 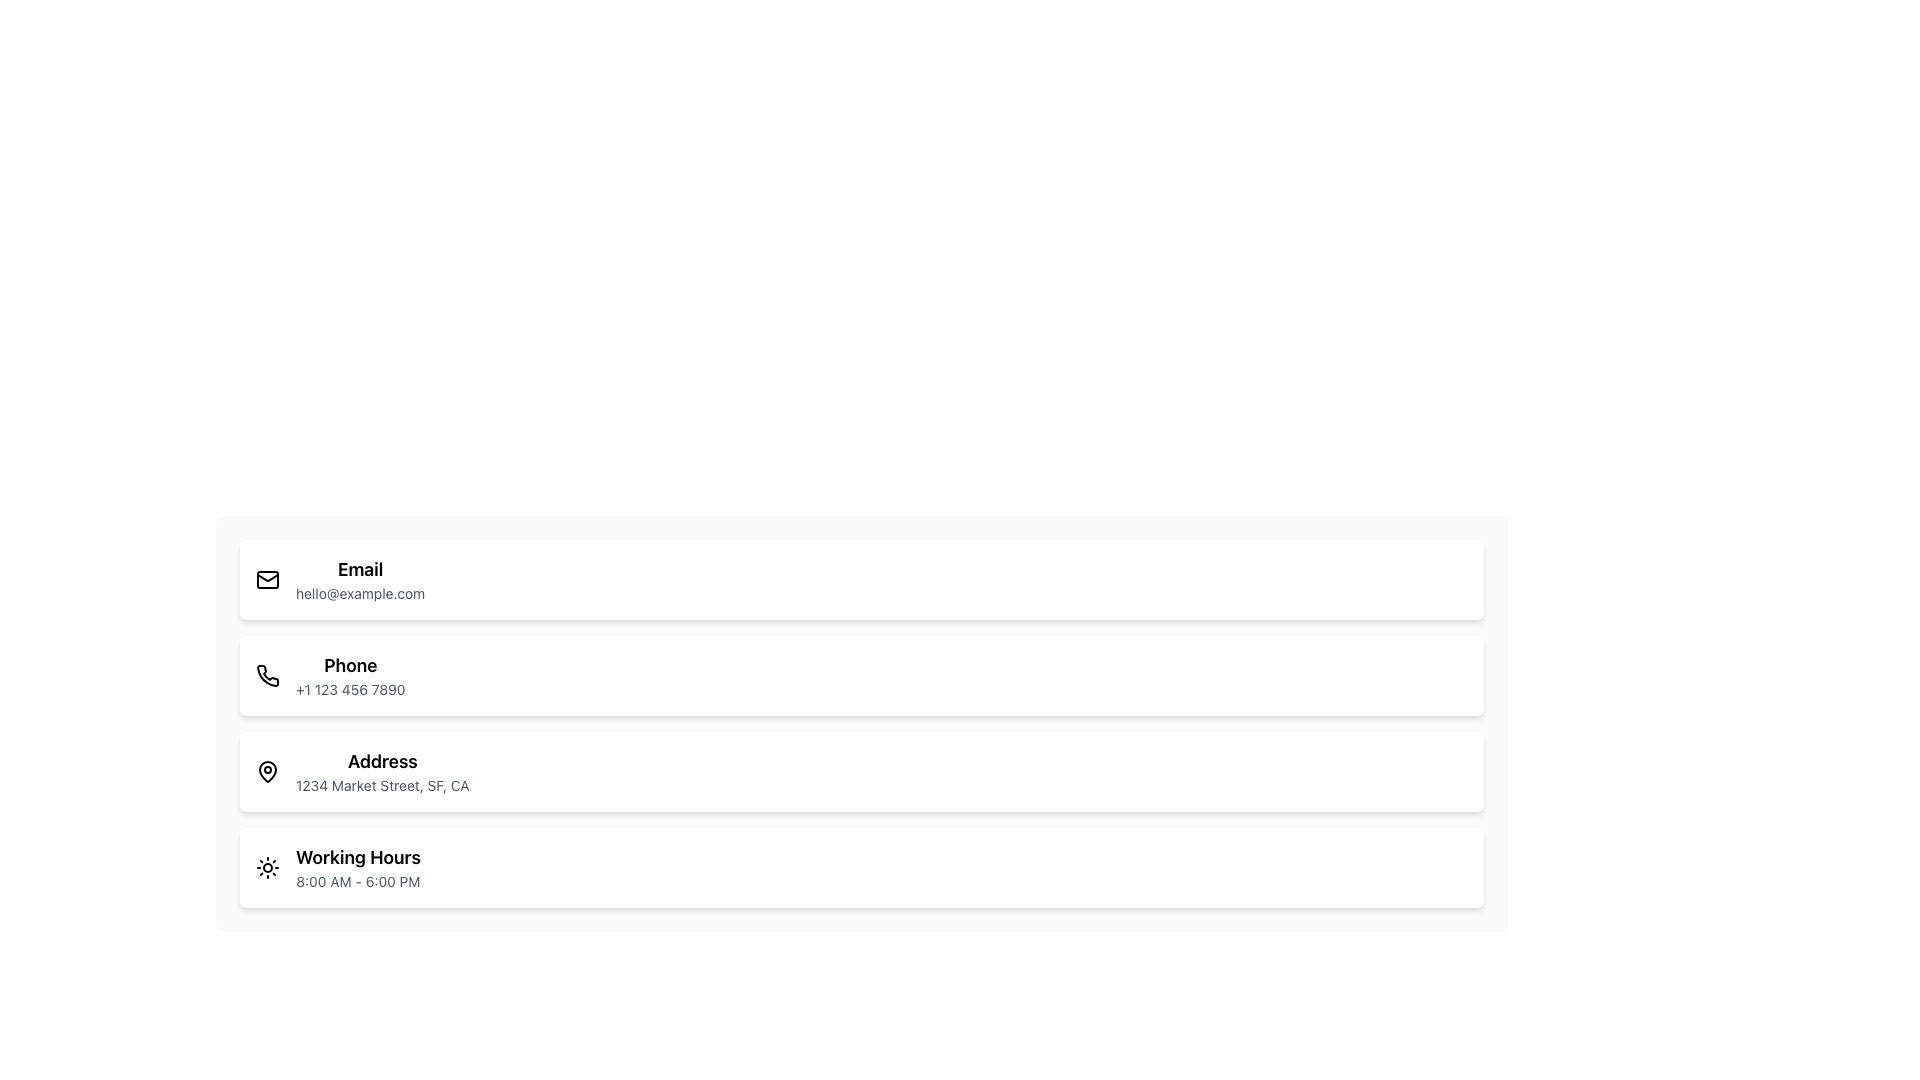 What do you see at coordinates (267, 866) in the screenshot?
I see `the sun icon located to the left of the 'Working Hours' label in the fourth card section` at bounding box center [267, 866].